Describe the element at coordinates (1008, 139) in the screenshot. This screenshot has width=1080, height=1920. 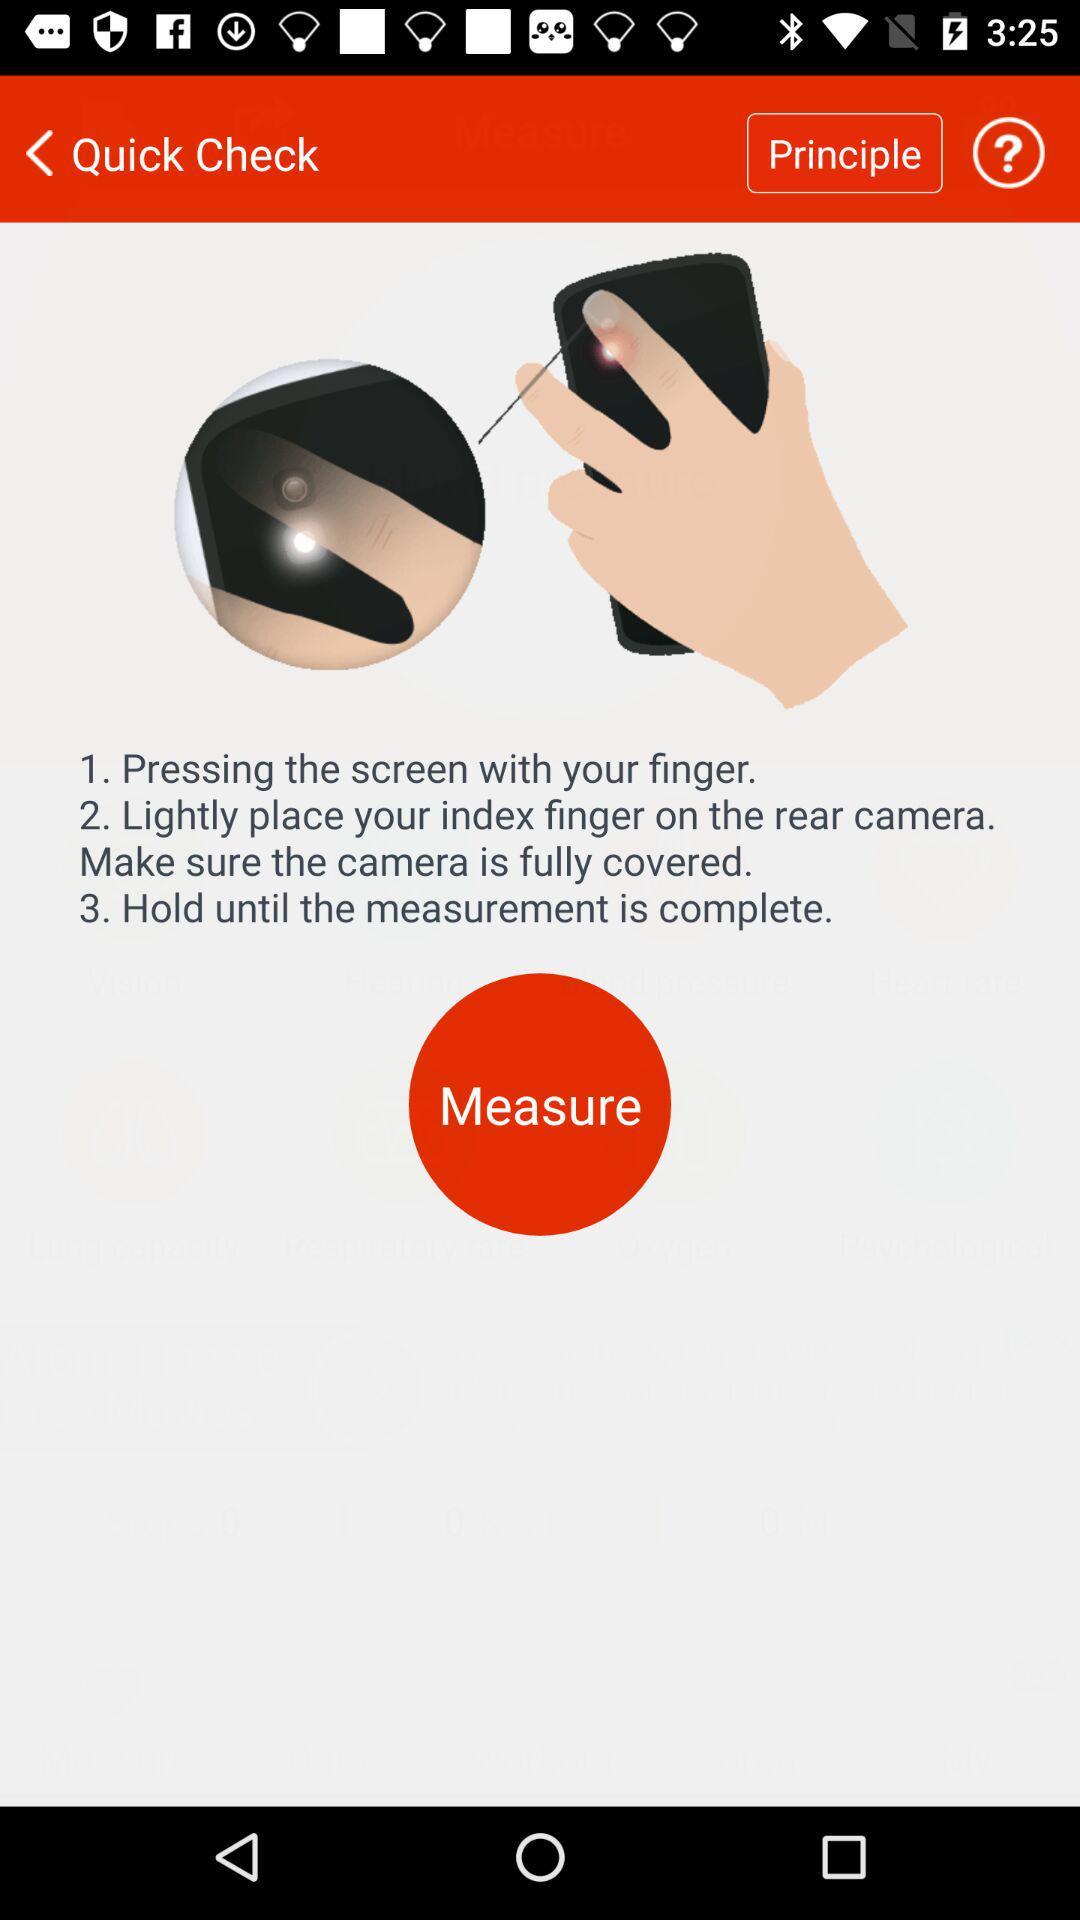
I see `help option` at that location.